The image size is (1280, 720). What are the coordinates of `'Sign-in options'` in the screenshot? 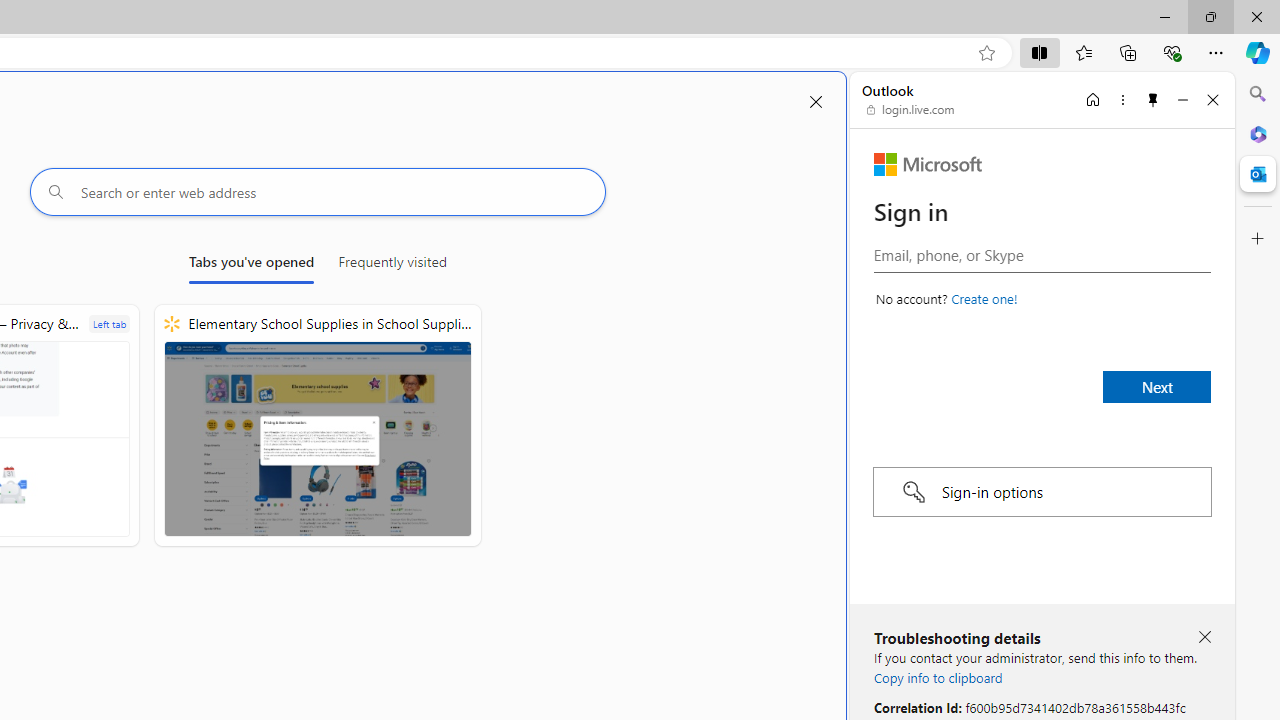 It's located at (1041, 492).